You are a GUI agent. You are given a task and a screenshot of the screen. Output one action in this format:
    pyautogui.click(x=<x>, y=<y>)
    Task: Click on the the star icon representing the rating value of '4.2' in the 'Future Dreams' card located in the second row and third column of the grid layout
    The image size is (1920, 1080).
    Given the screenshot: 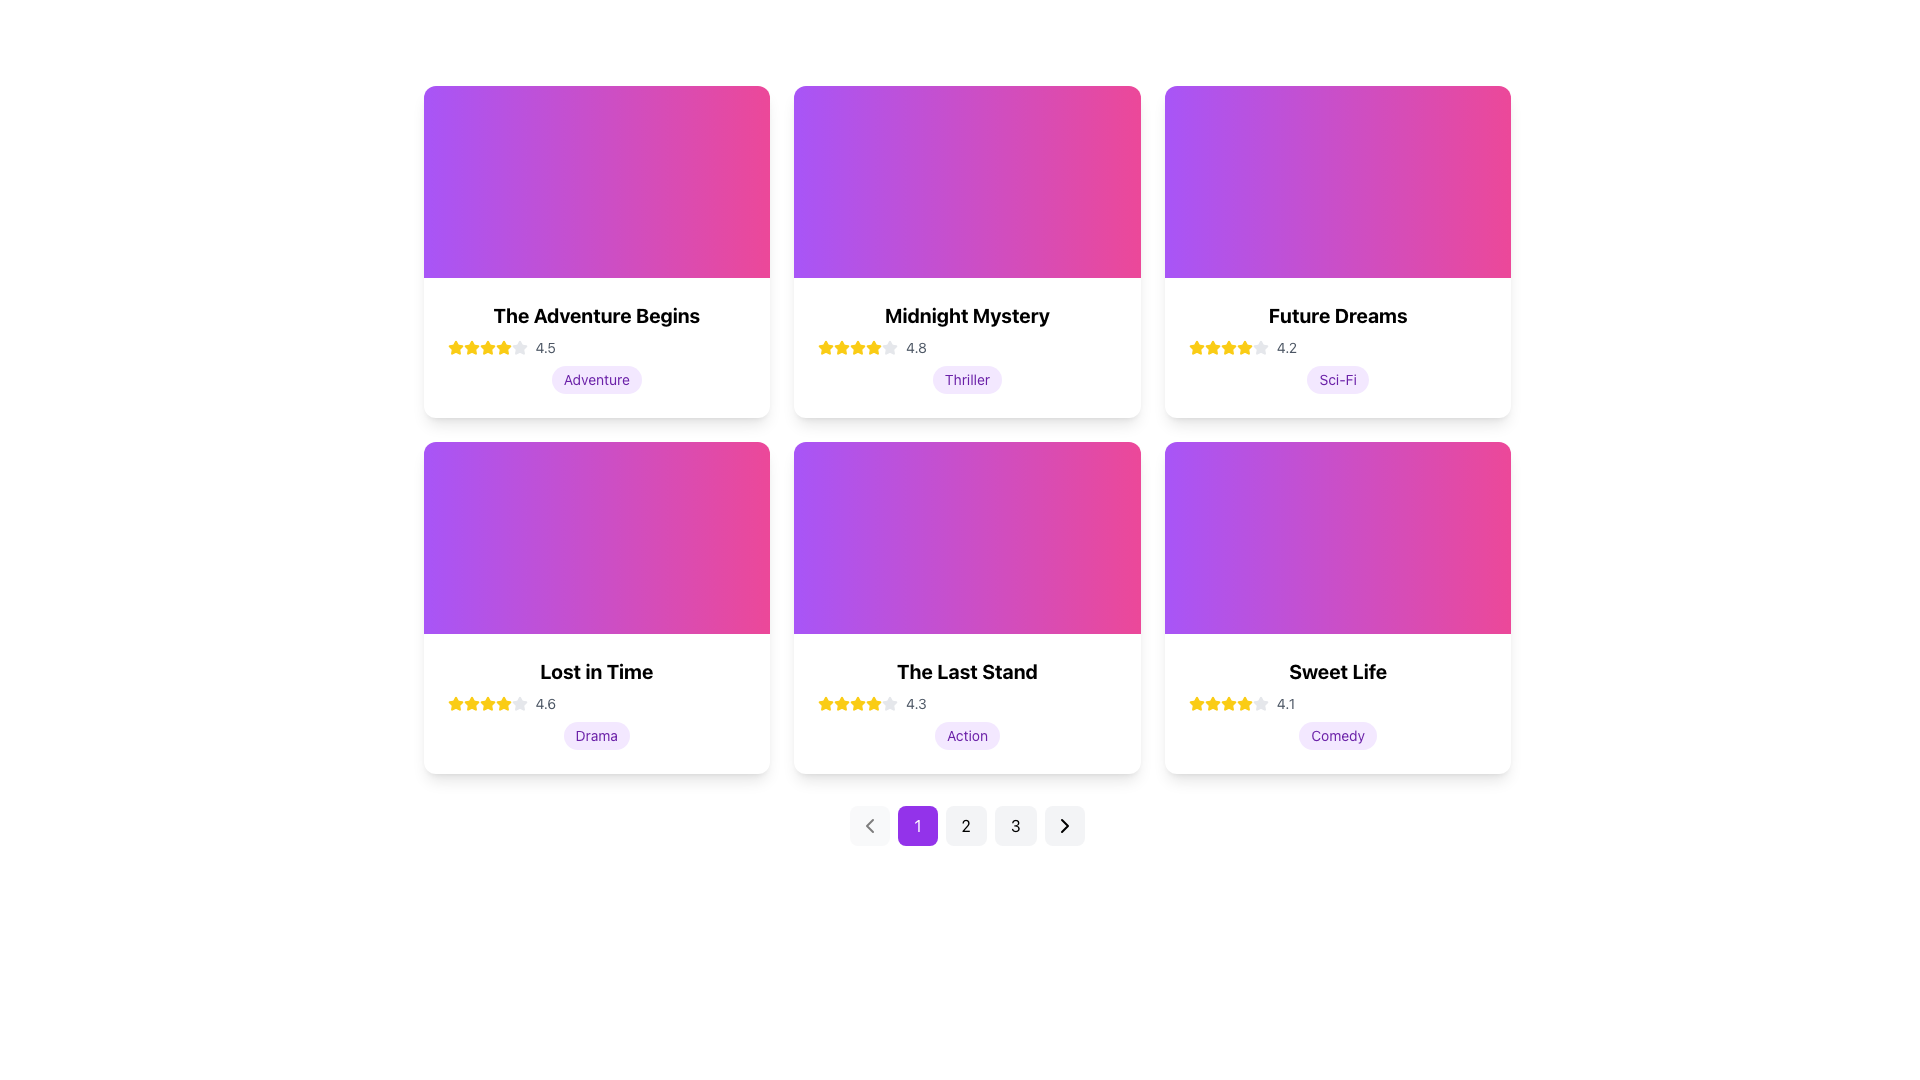 What is the action you would take?
    pyautogui.click(x=1196, y=346)
    